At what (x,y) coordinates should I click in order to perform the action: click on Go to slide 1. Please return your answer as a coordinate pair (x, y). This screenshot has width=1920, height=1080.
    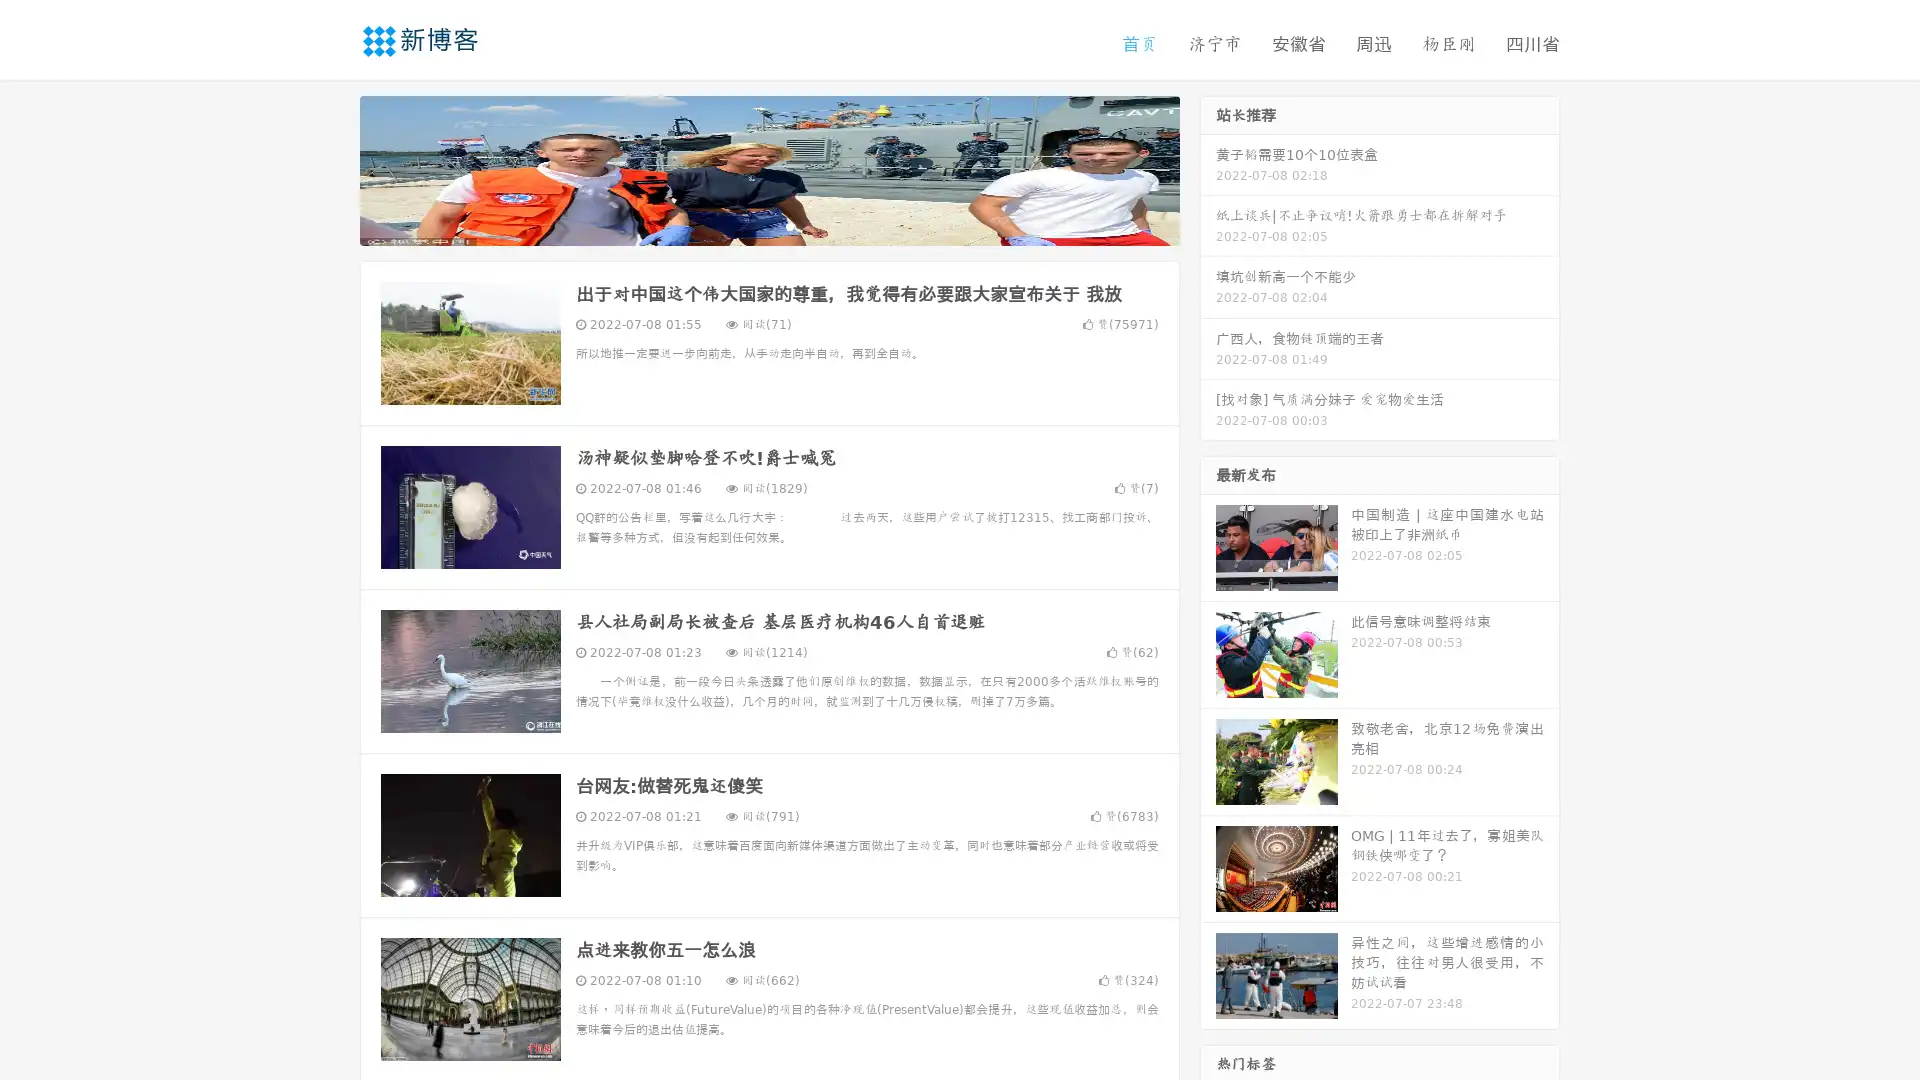
    Looking at the image, I should click on (748, 225).